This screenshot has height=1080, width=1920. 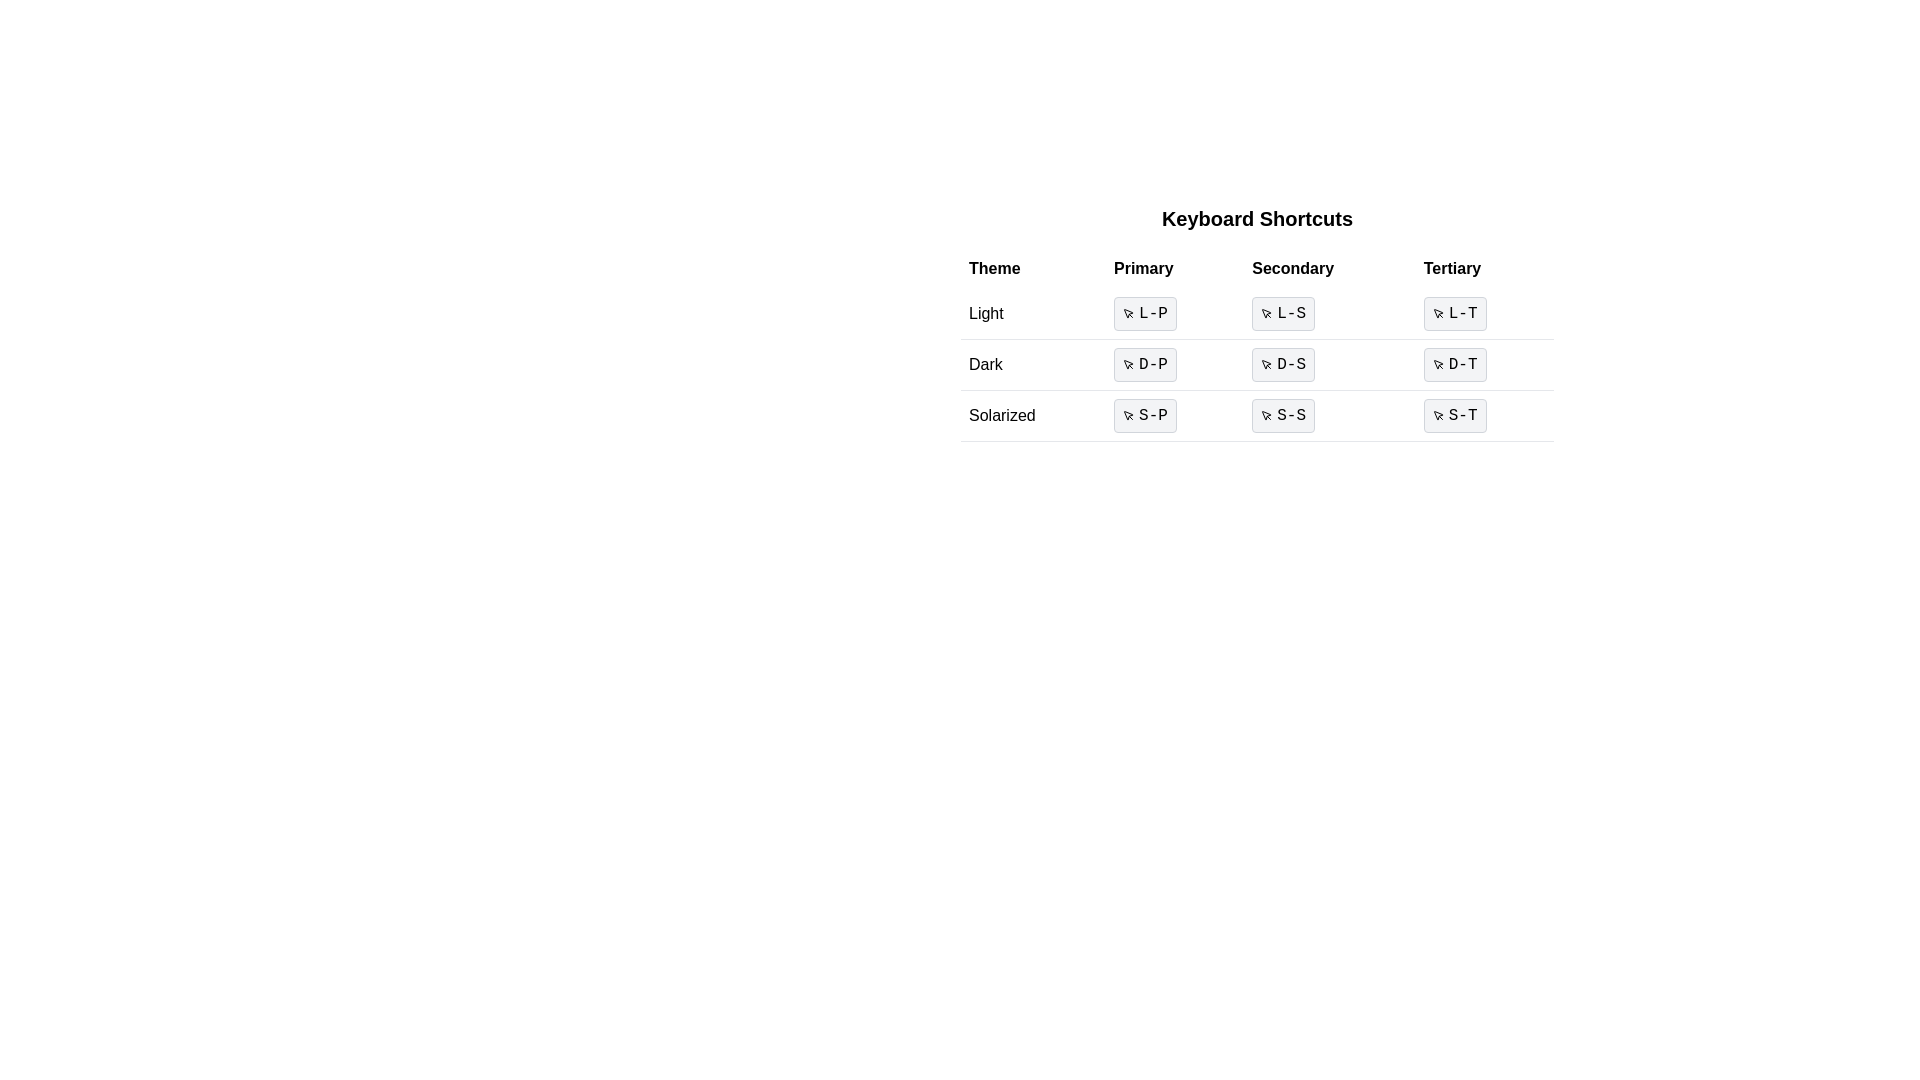 I want to click on the icon representing the keyboard shortcut 'S-T' located in the third row and third column of the 'Keyboard Shortcuts' section, so click(x=1437, y=415).